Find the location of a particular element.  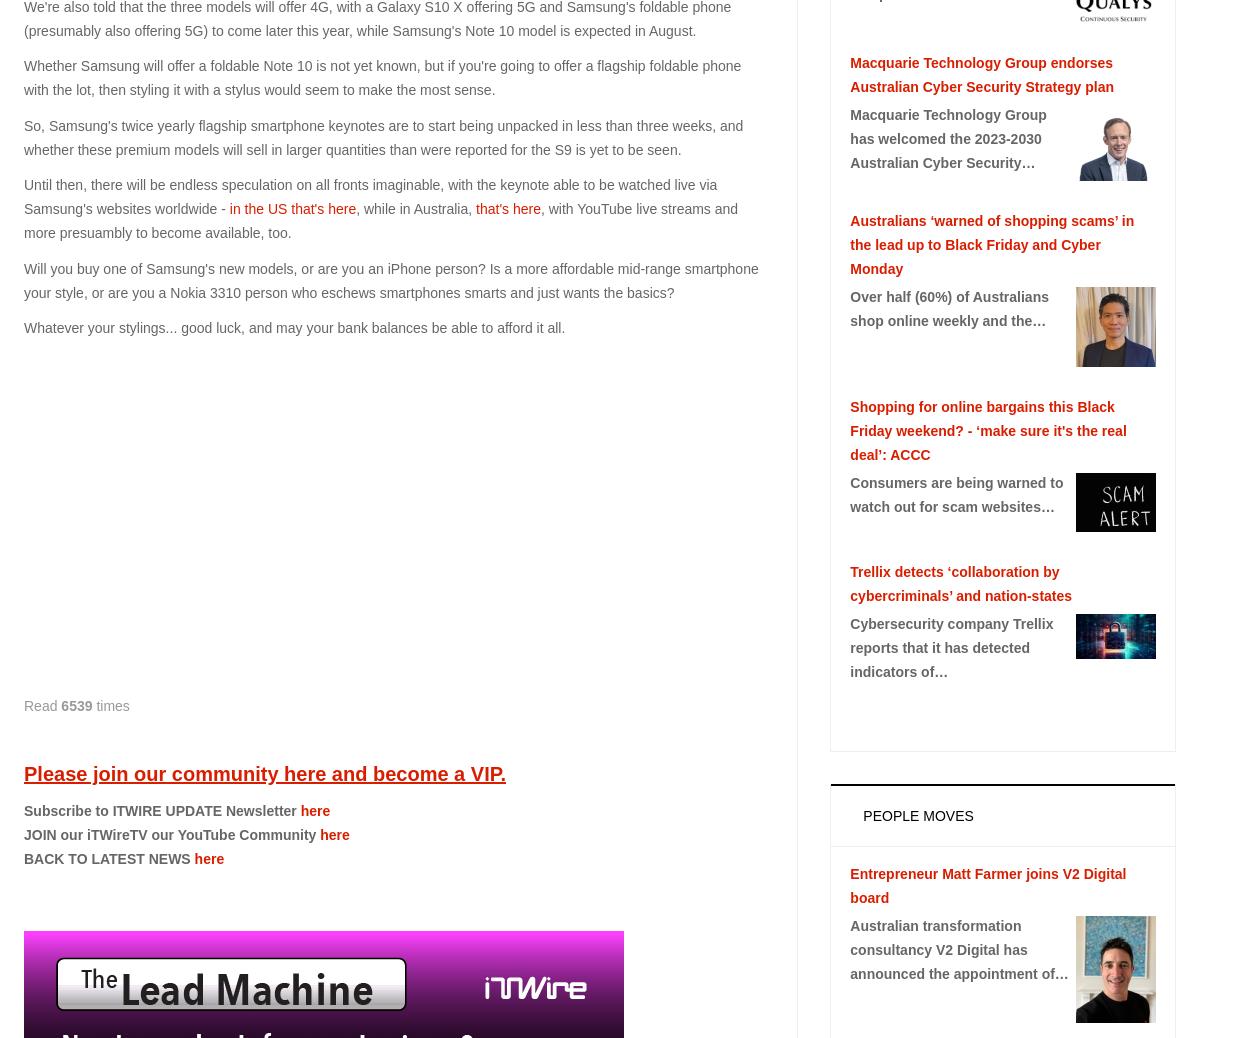

'6539' is located at coordinates (59, 704).